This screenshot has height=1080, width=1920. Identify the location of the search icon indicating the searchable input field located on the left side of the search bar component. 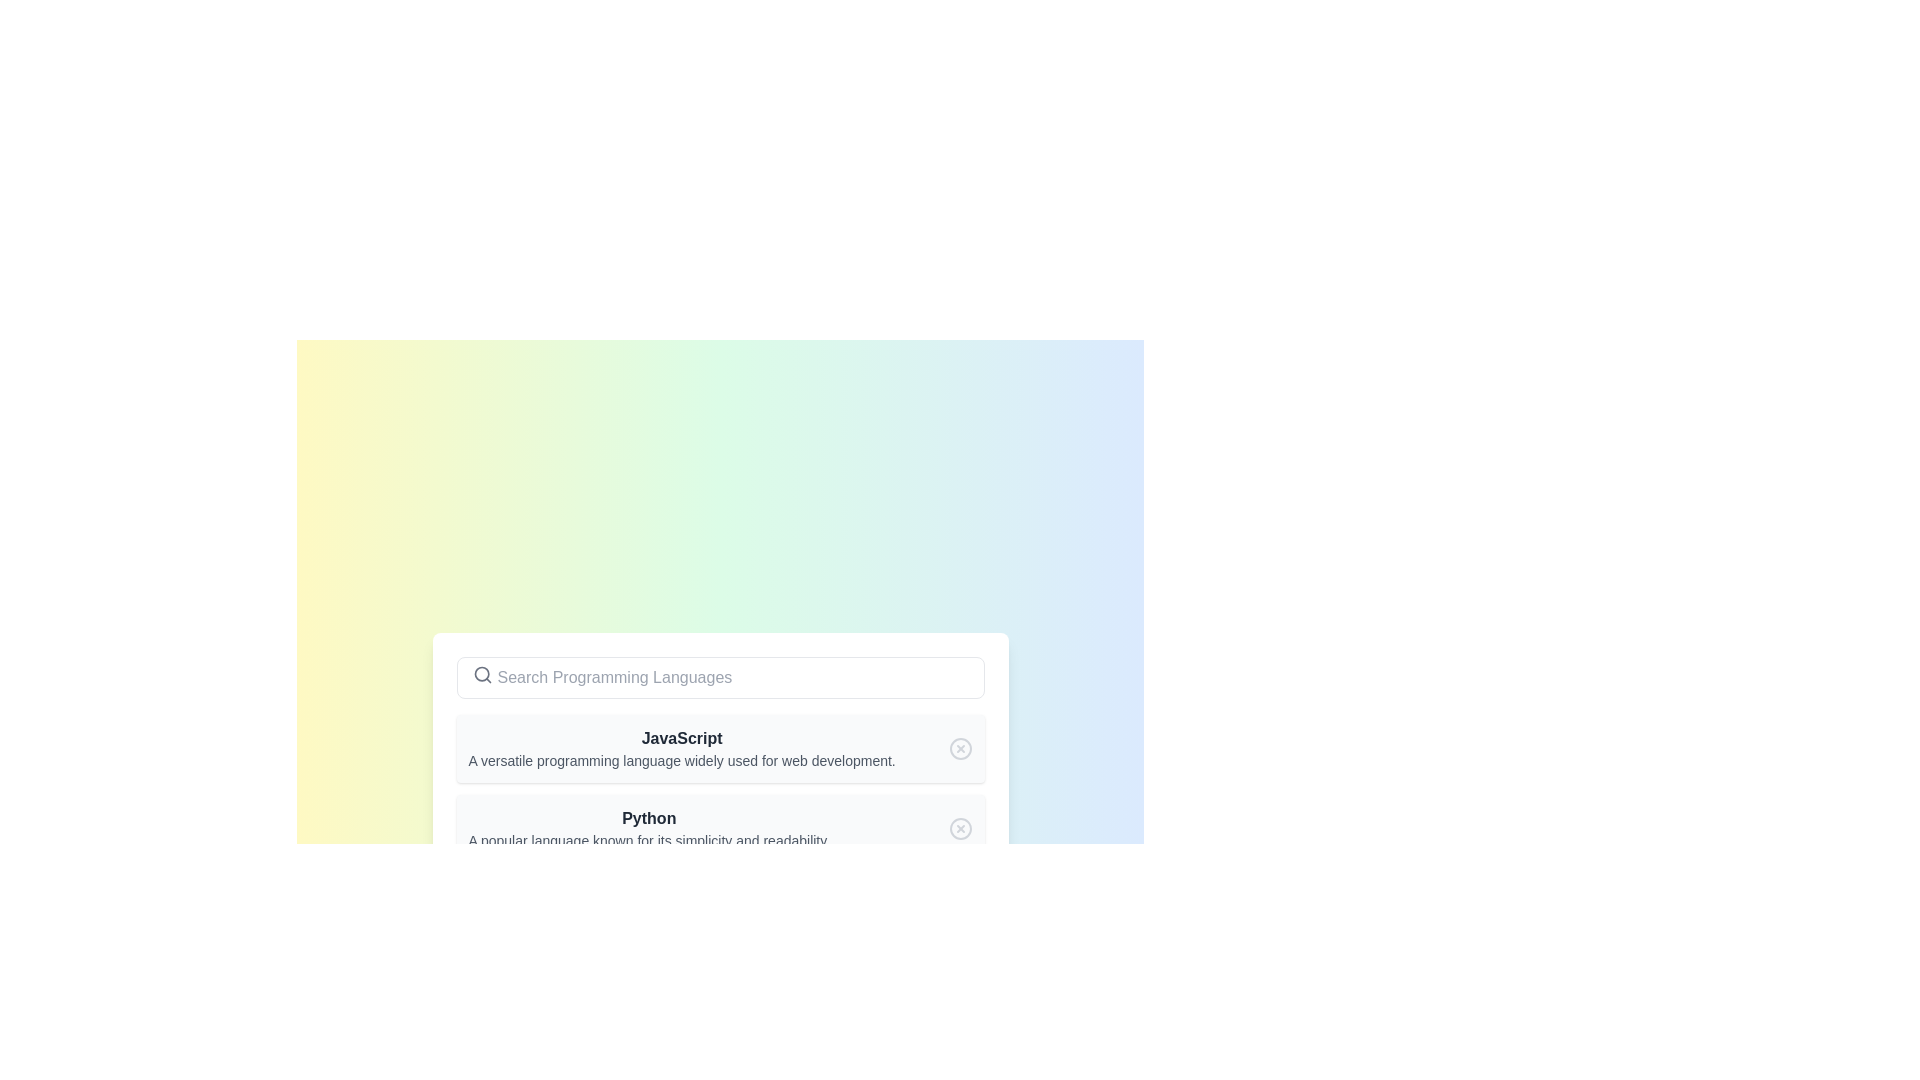
(482, 675).